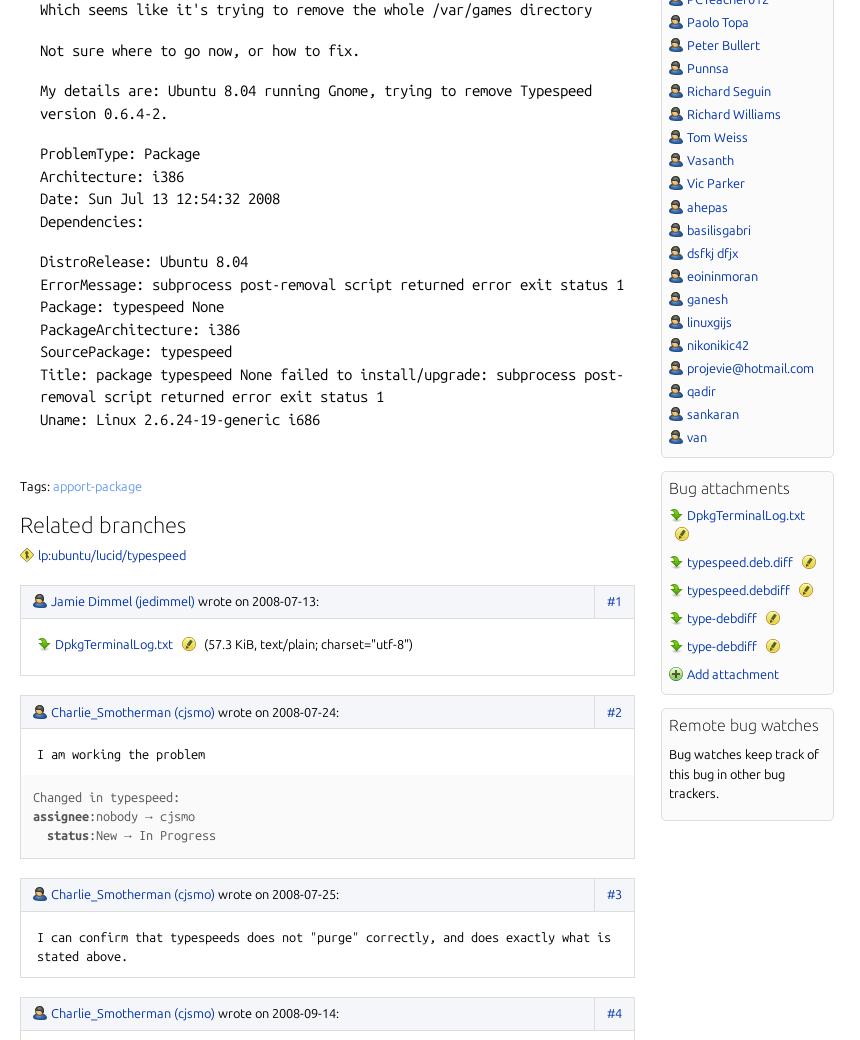  Describe the element at coordinates (111, 554) in the screenshot. I see `'lp:ubuntu/lucid/typespeed'` at that location.